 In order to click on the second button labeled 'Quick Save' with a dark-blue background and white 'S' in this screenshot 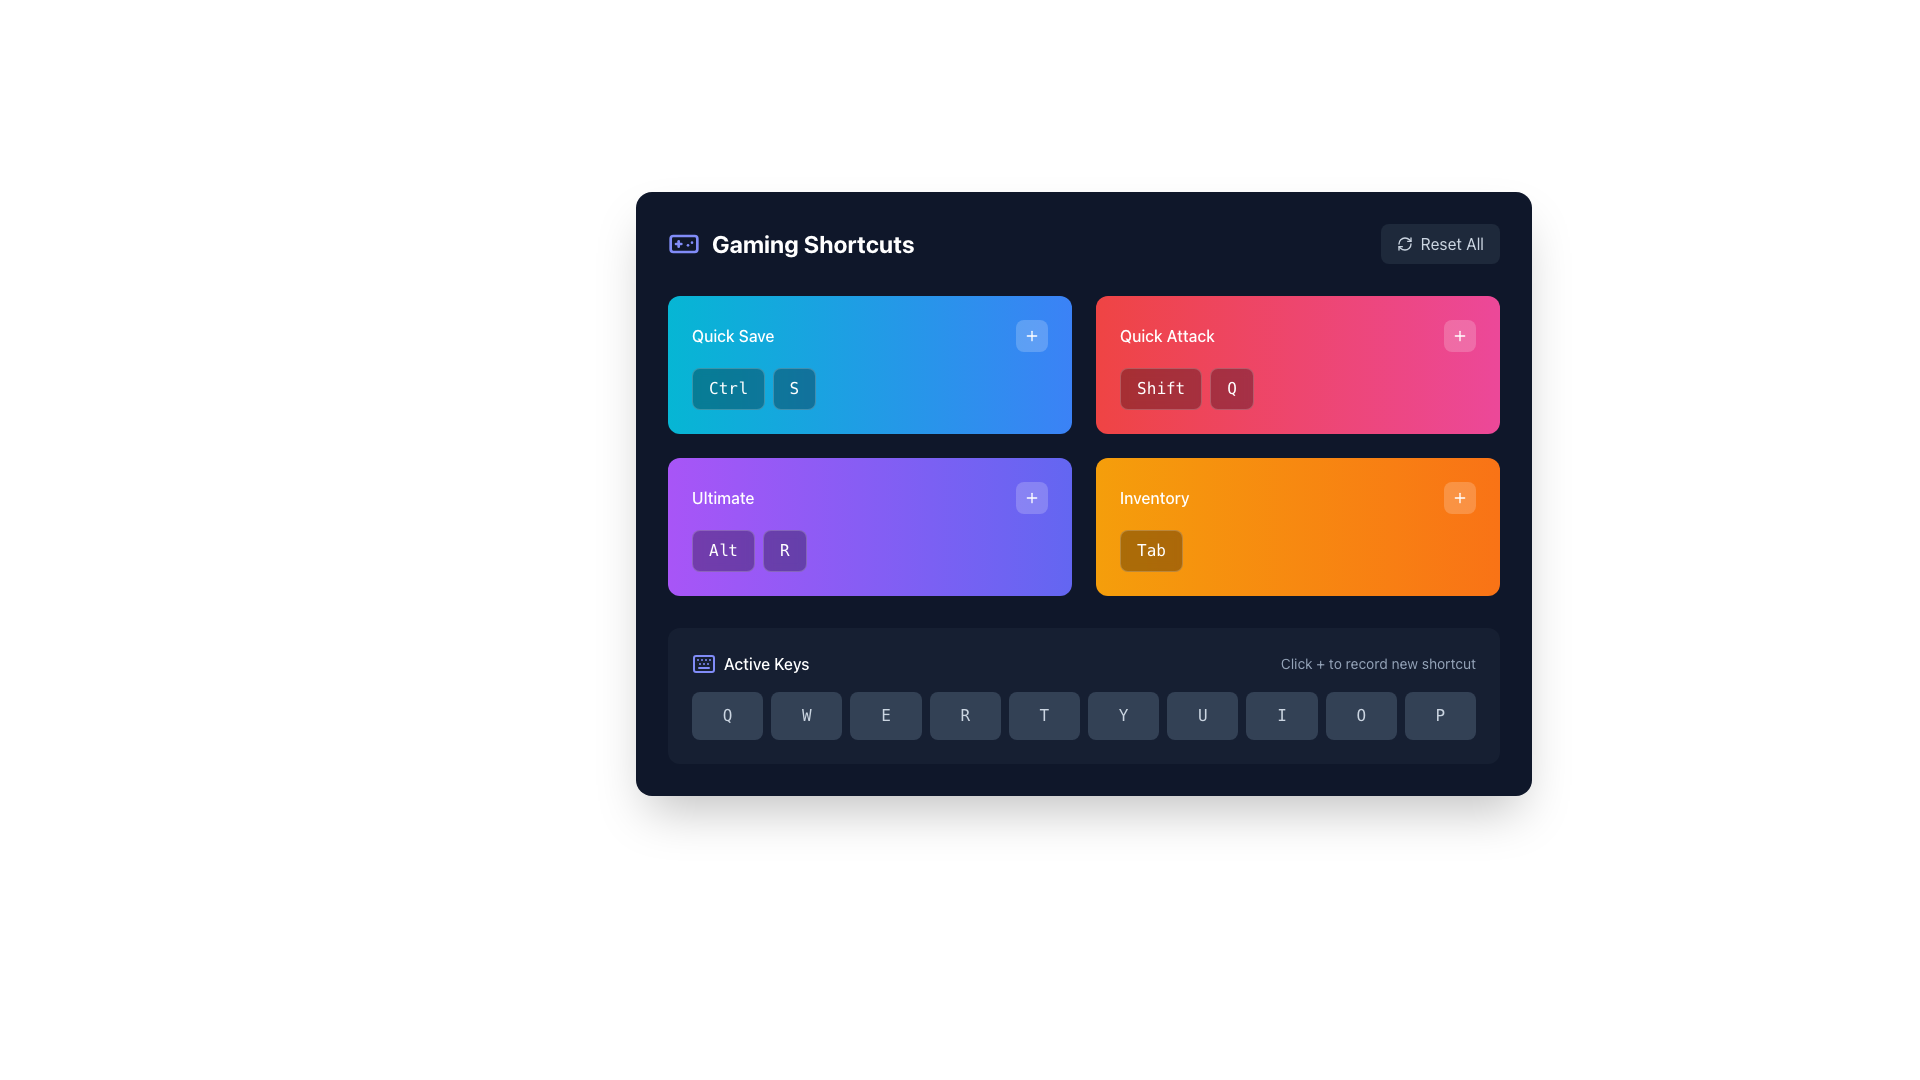, I will do `click(793, 389)`.